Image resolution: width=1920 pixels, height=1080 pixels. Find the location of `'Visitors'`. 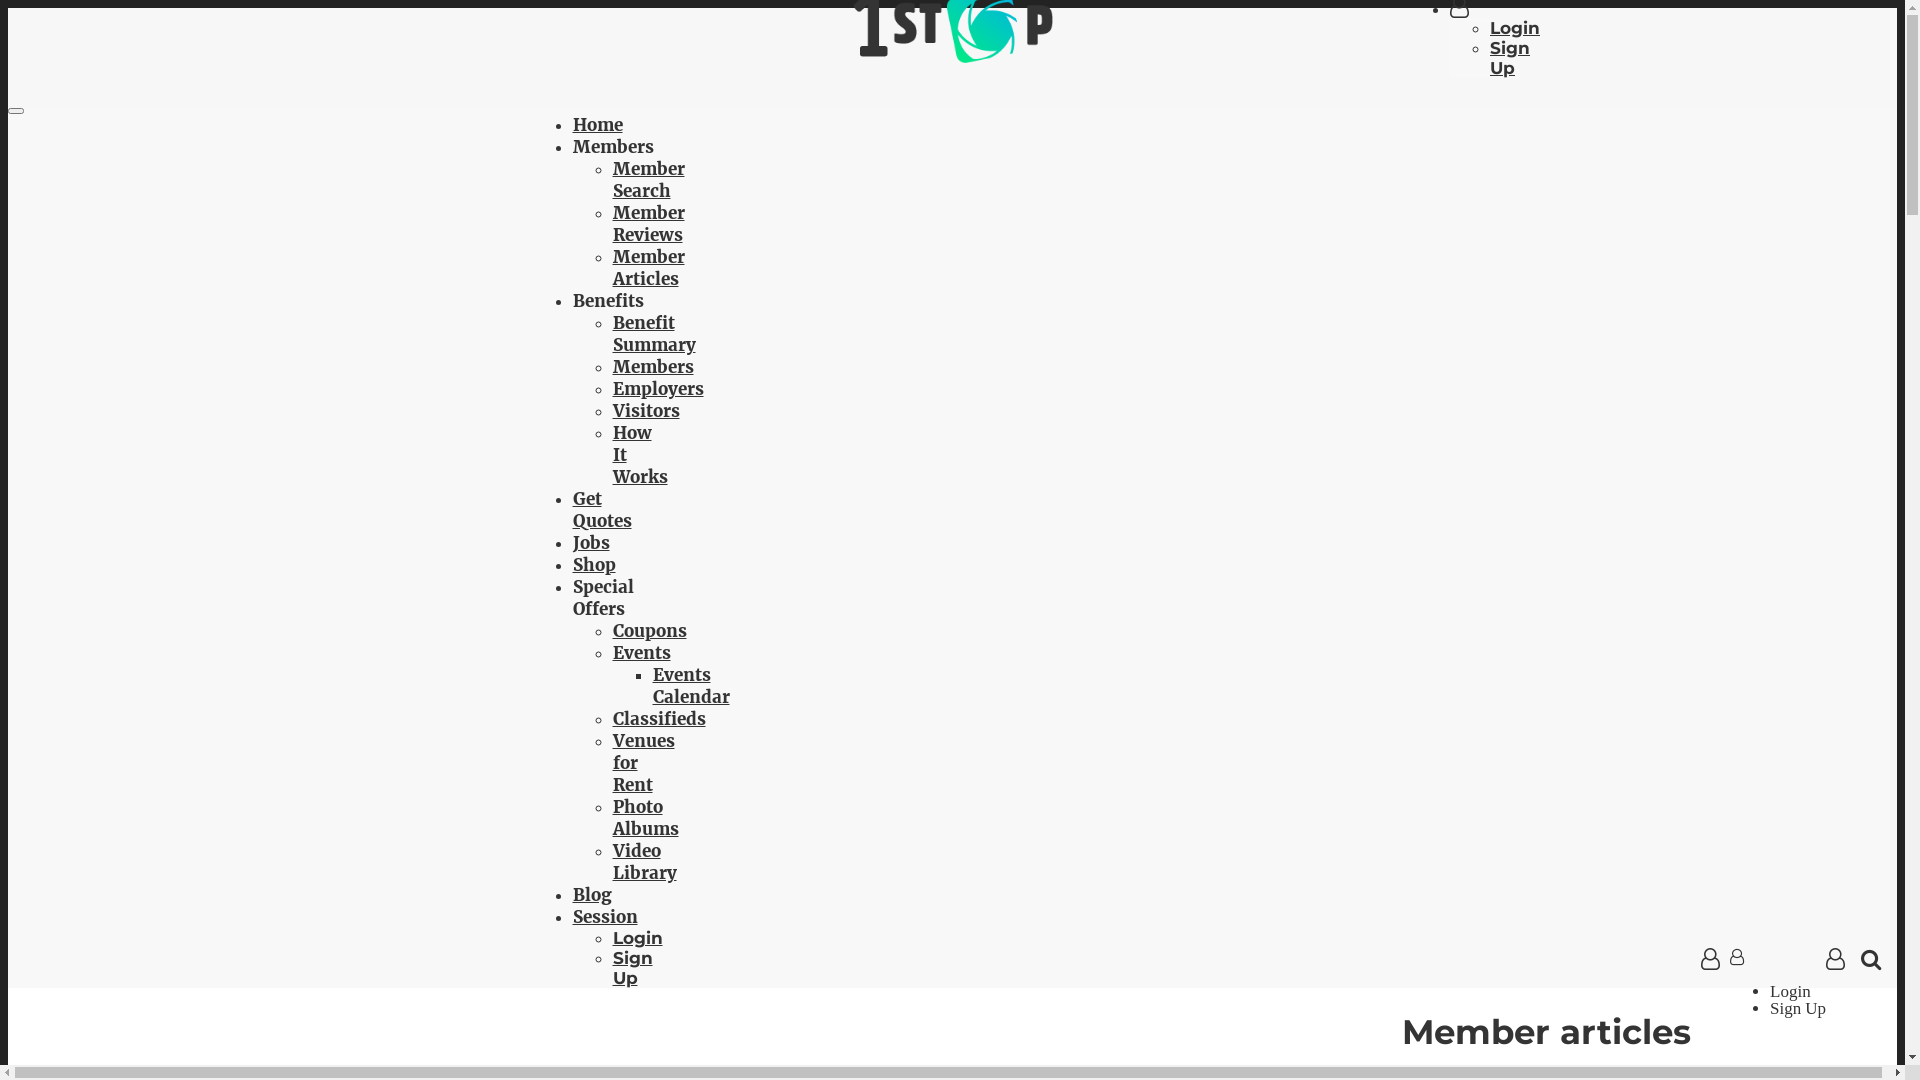

'Visitors' is located at coordinates (645, 410).